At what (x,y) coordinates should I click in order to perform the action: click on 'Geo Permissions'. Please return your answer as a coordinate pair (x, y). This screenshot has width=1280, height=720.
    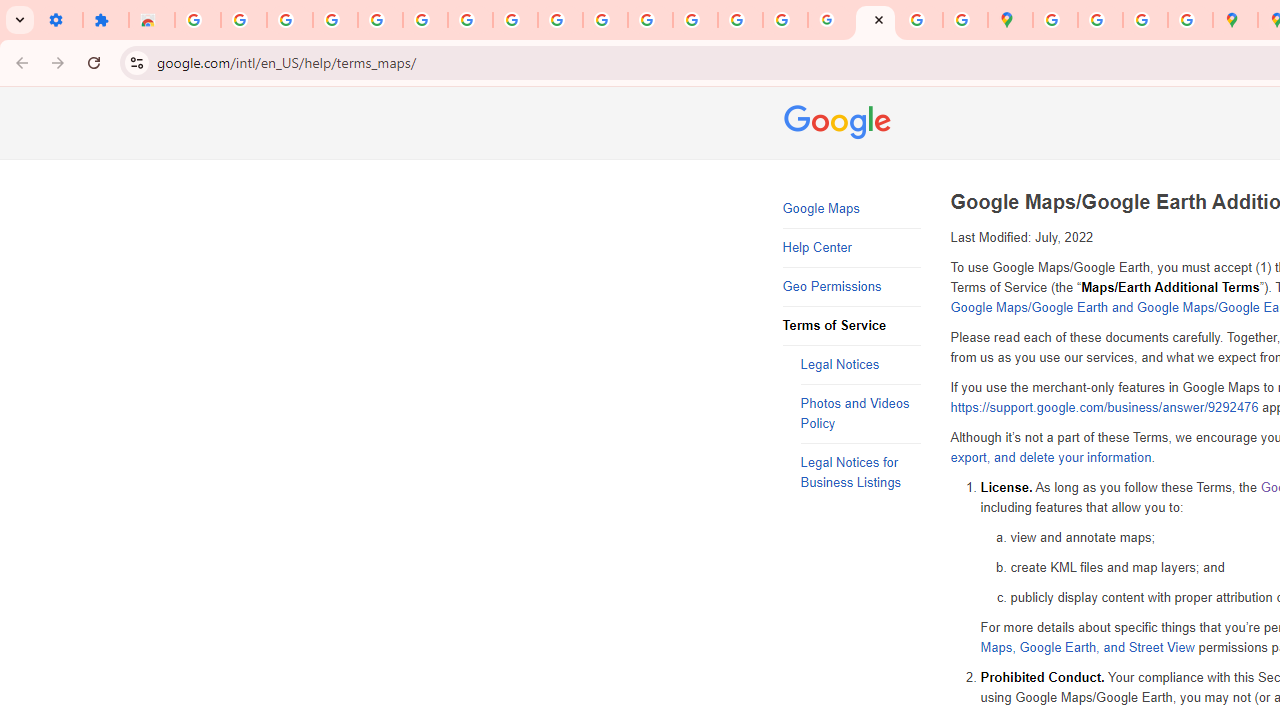
    Looking at the image, I should click on (851, 287).